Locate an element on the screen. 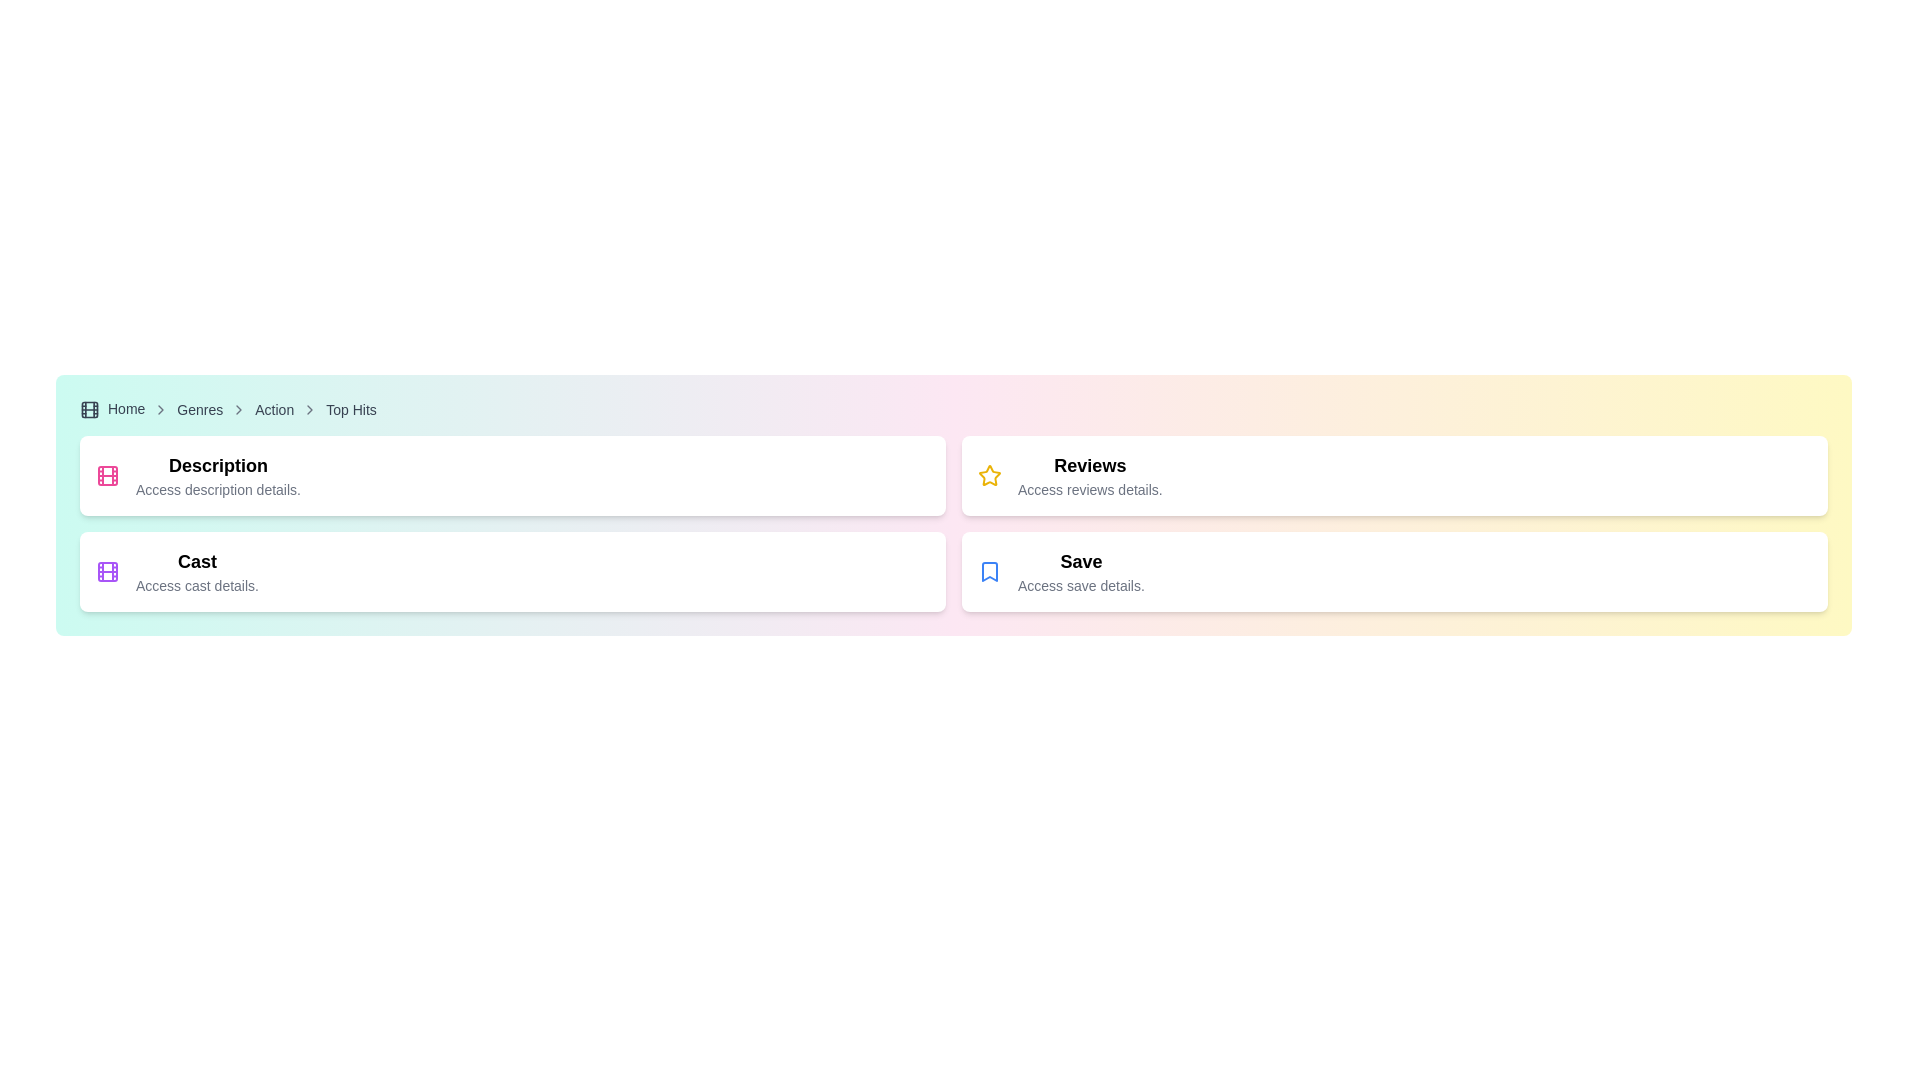  the central rounded rectangle of the film icon located at the top-left corner of the page, which is part of a film strip layout is located at coordinates (89, 408).